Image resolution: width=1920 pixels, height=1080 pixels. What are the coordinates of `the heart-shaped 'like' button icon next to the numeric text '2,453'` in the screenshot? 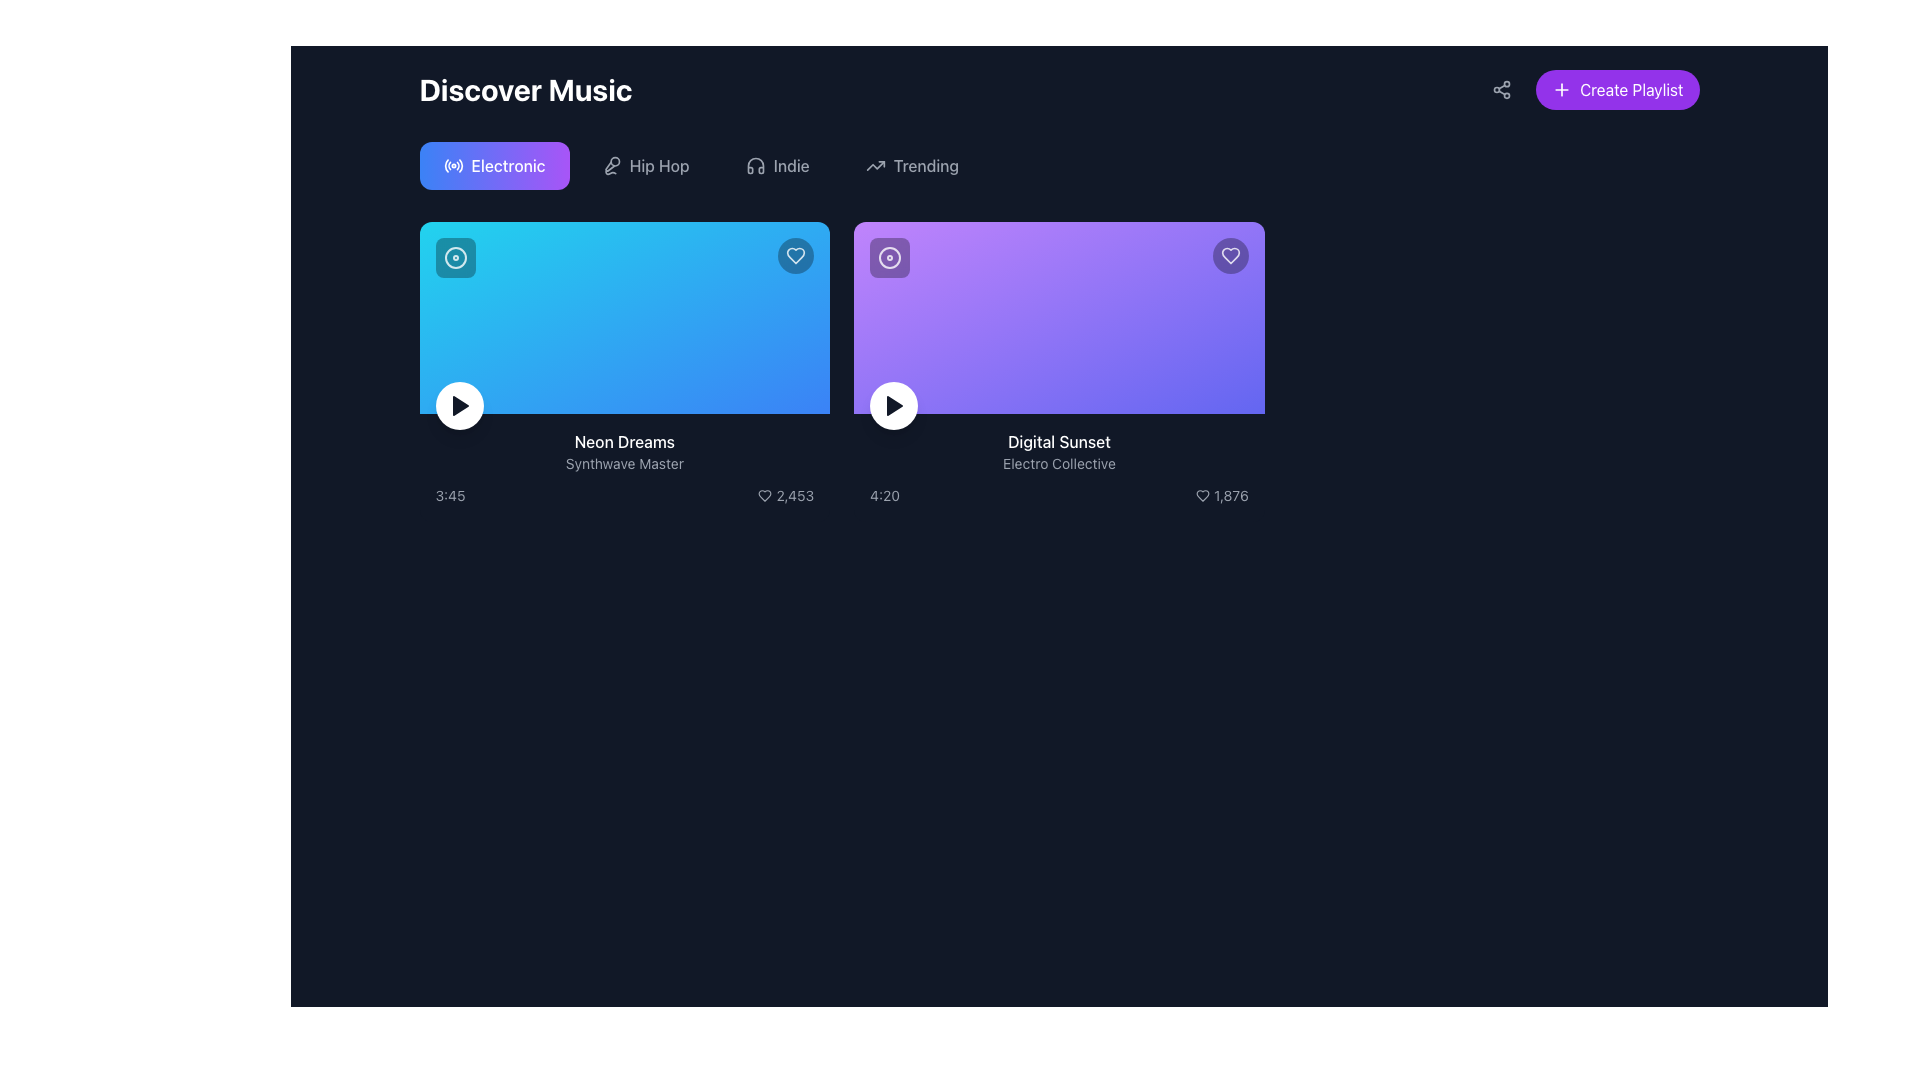 It's located at (764, 495).